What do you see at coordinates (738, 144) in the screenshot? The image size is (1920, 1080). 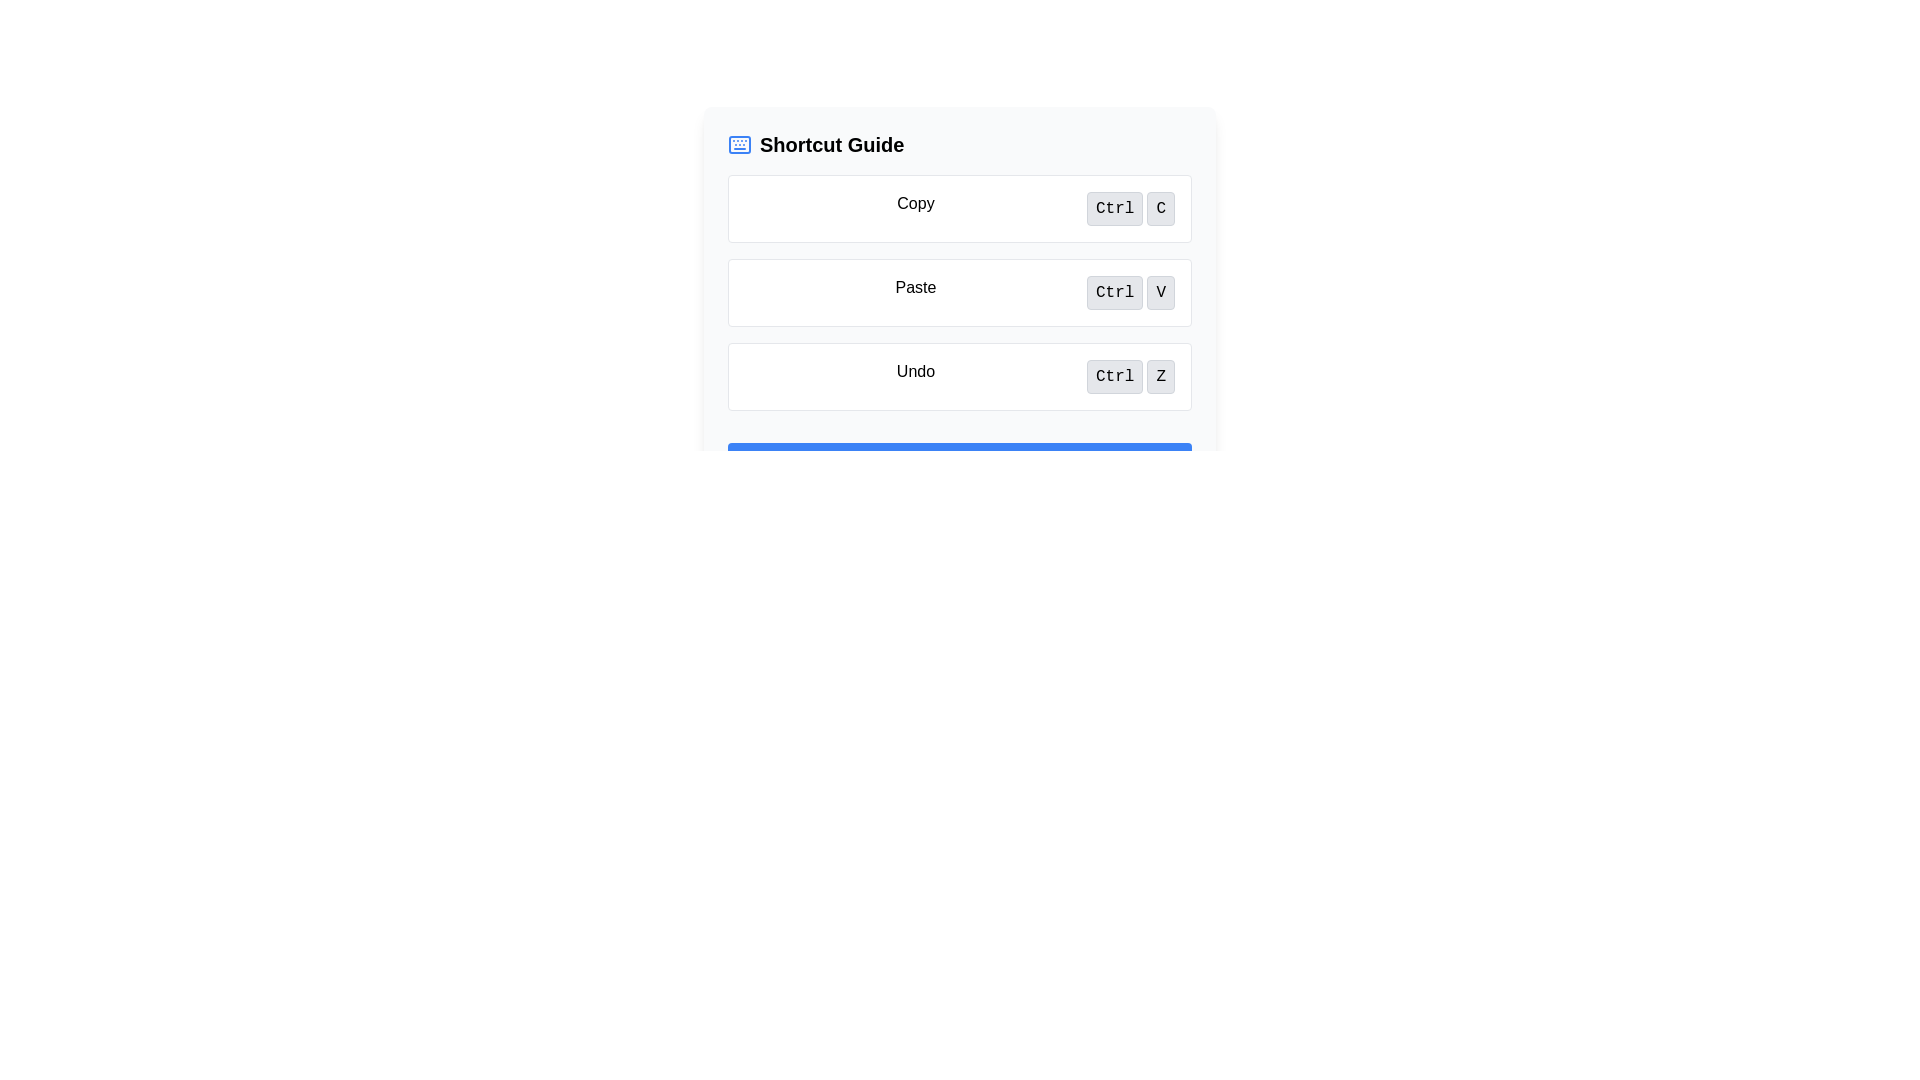 I see `the Decorative vector component representing a key within the SVG graphic of the keyboard, located near the 'Shortcut Guide' heading` at bounding box center [738, 144].